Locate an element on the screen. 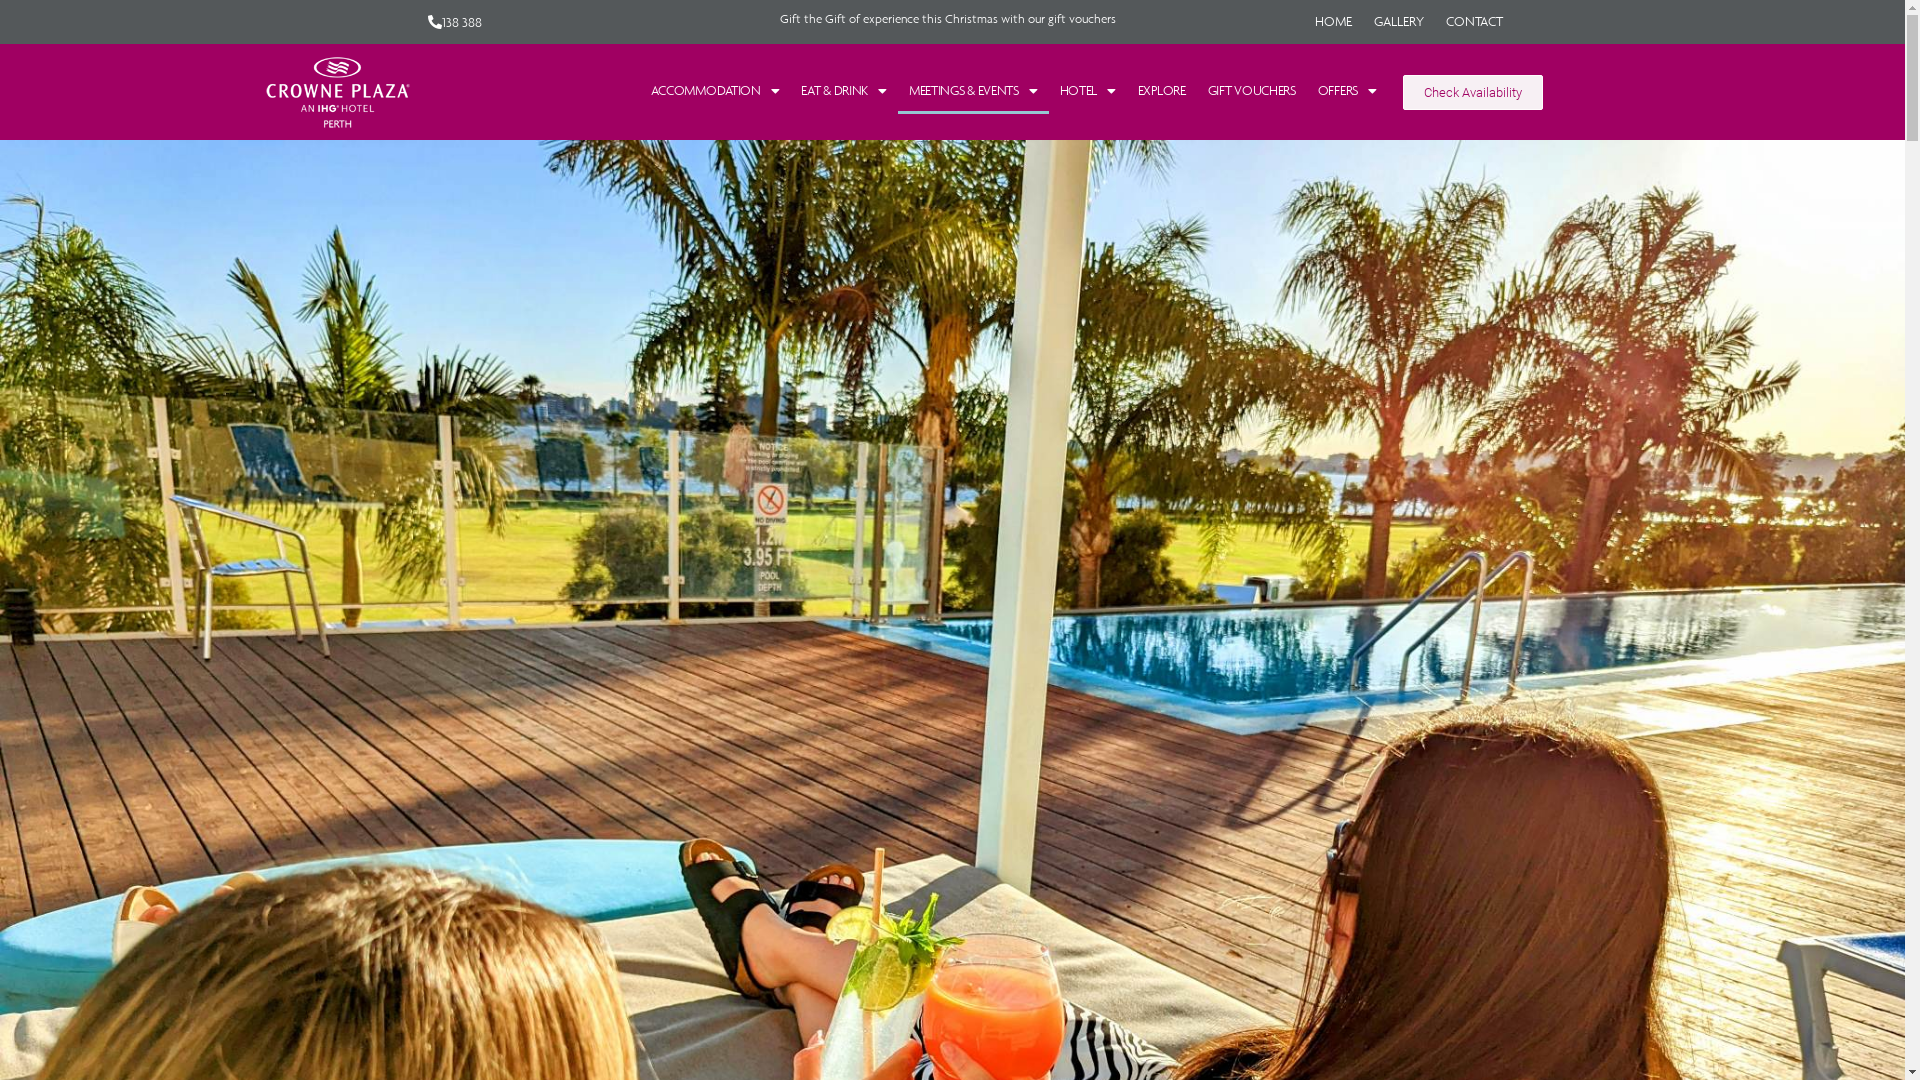 This screenshot has width=1920, height=1080. 'HOTEL' is located at coordinates (1085, 91).